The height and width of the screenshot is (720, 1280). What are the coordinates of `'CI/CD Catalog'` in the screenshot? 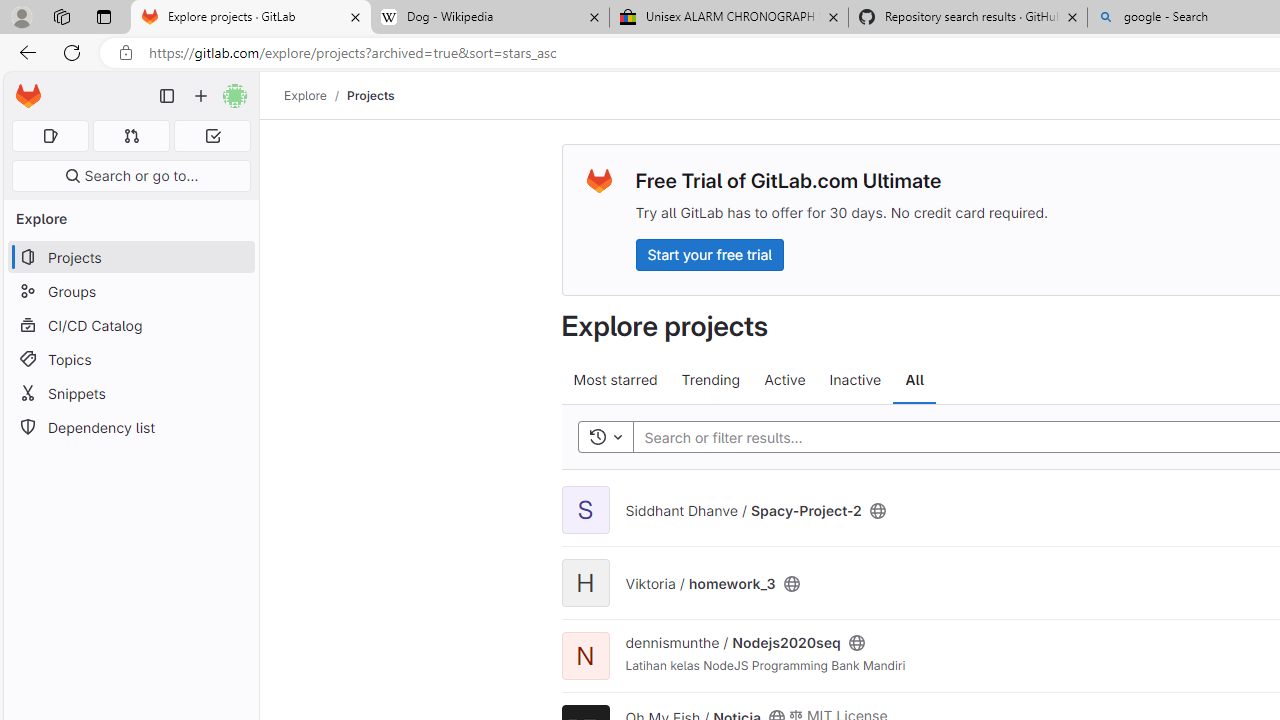 It's located at (130, 324).